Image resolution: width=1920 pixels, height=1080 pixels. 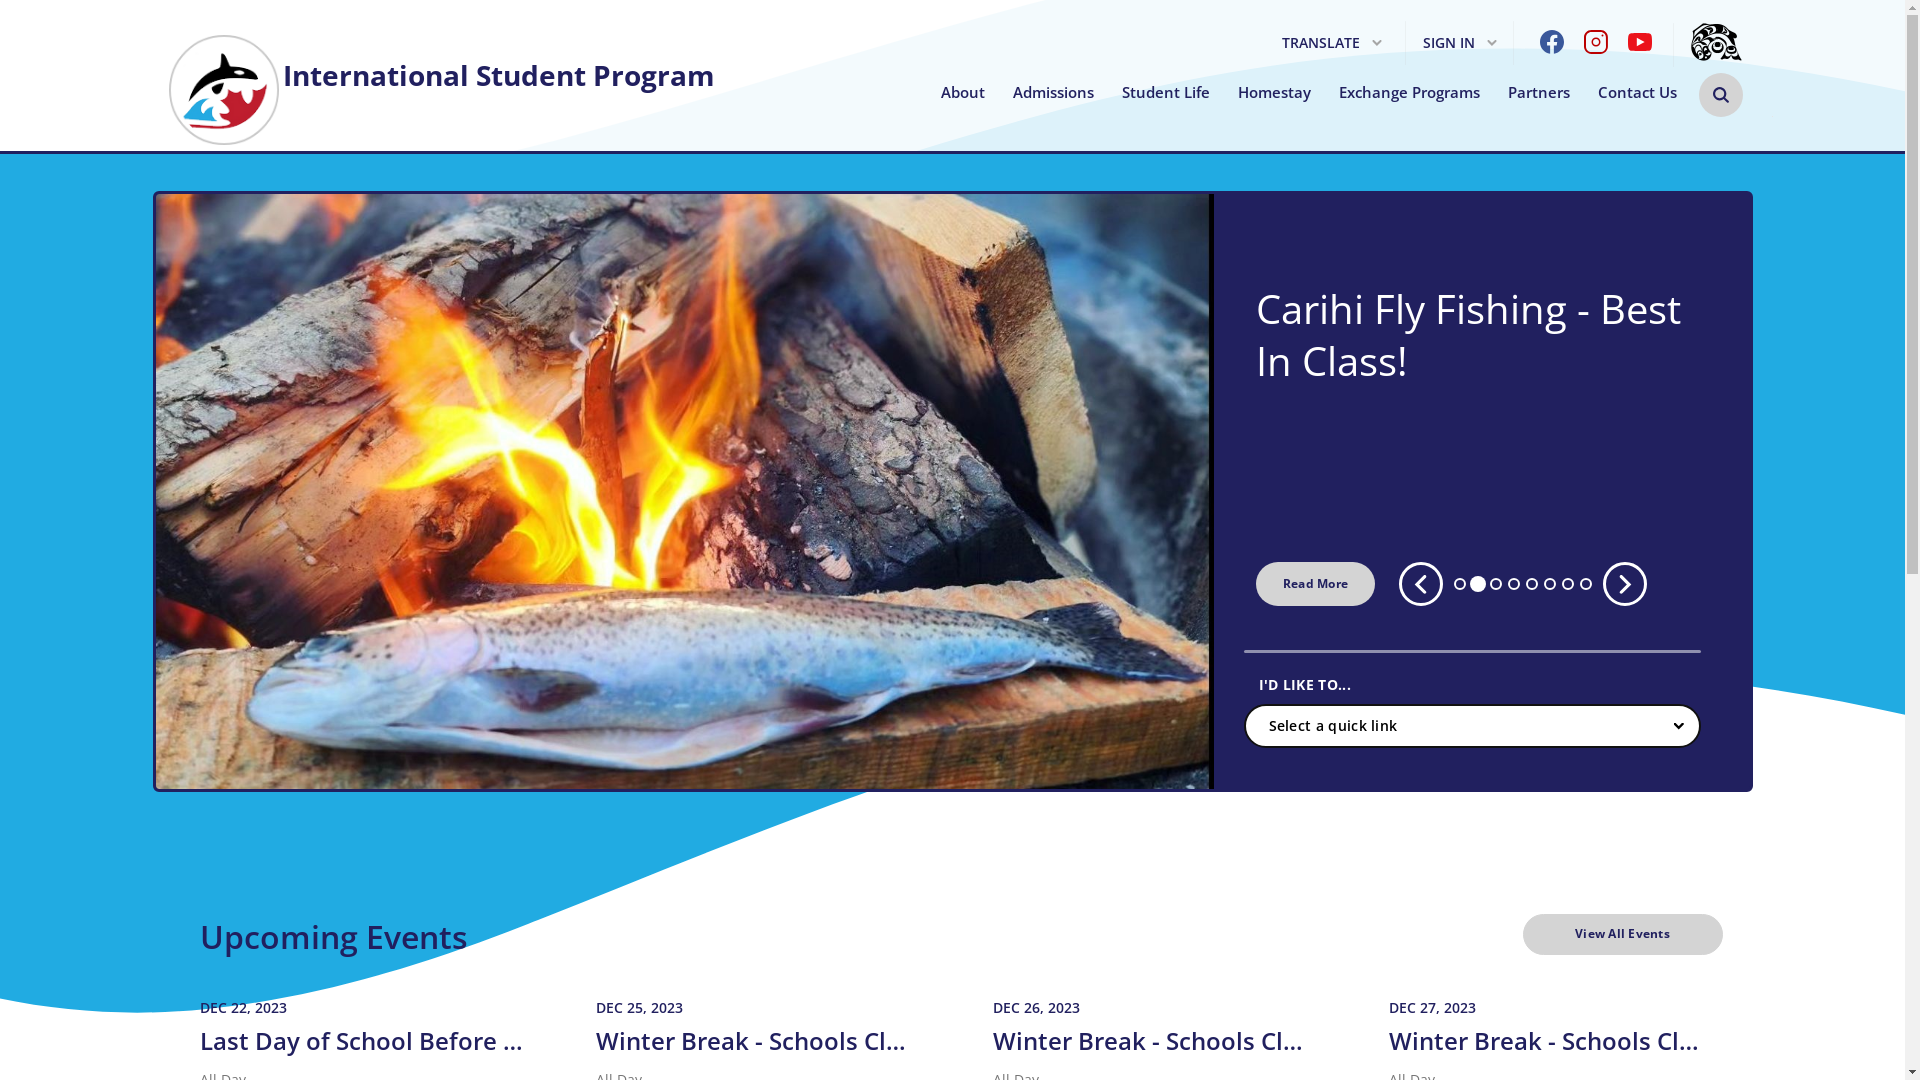 I want to click on '4', so click(x=1513, y=583).